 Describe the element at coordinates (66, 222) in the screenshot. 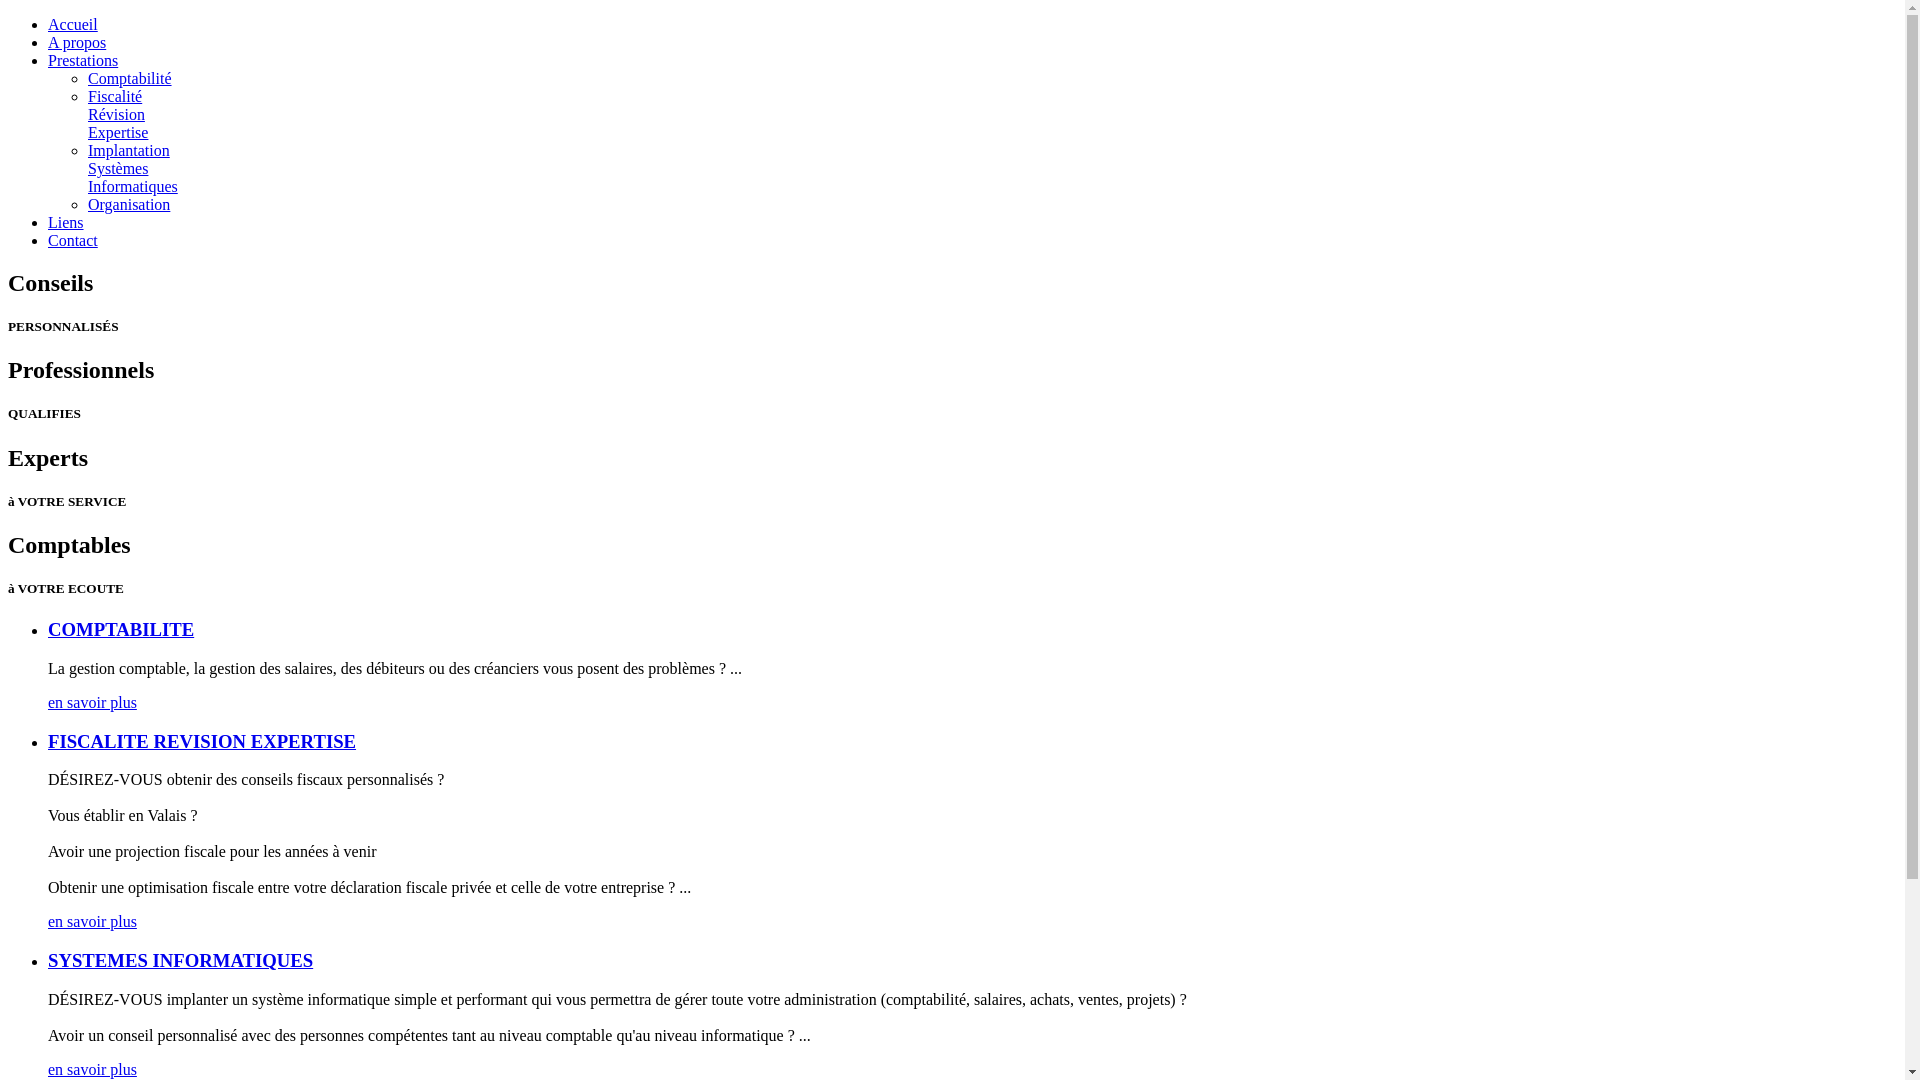

I see `'Liens'` at that location.